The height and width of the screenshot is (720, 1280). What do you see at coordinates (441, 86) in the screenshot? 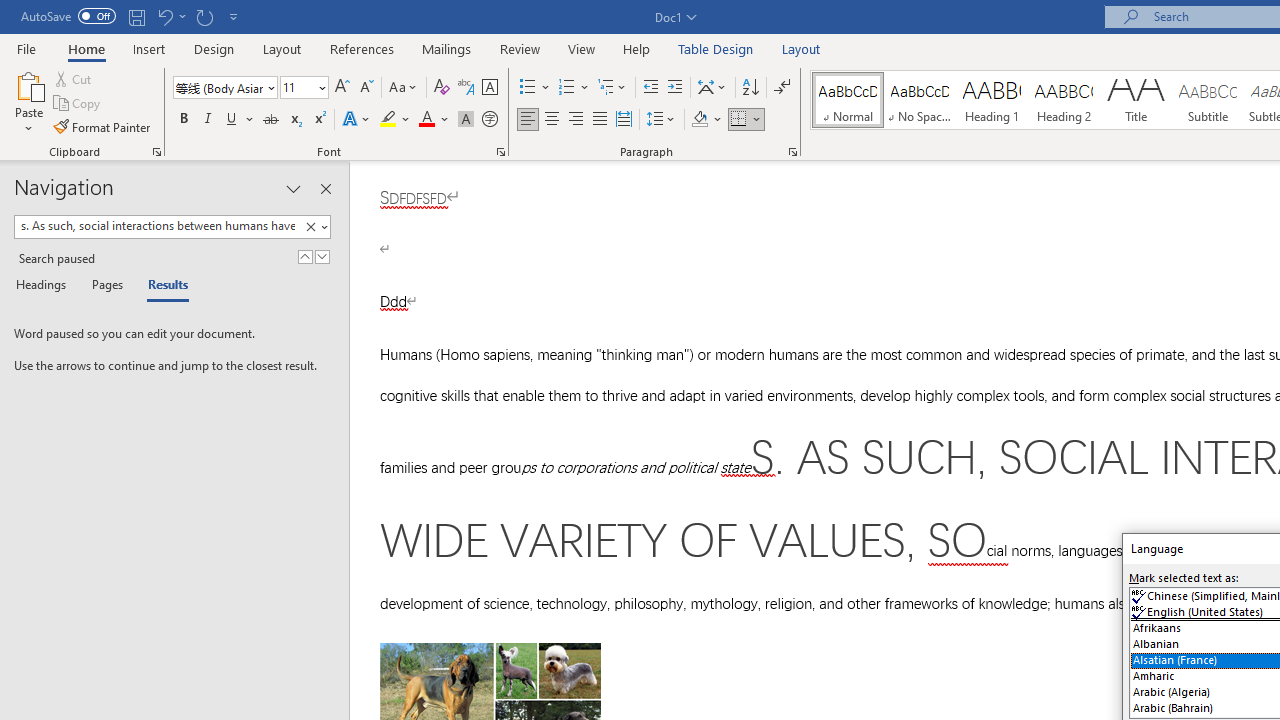
I see `'Clear Formatting'` at bounding box center [441, 86].